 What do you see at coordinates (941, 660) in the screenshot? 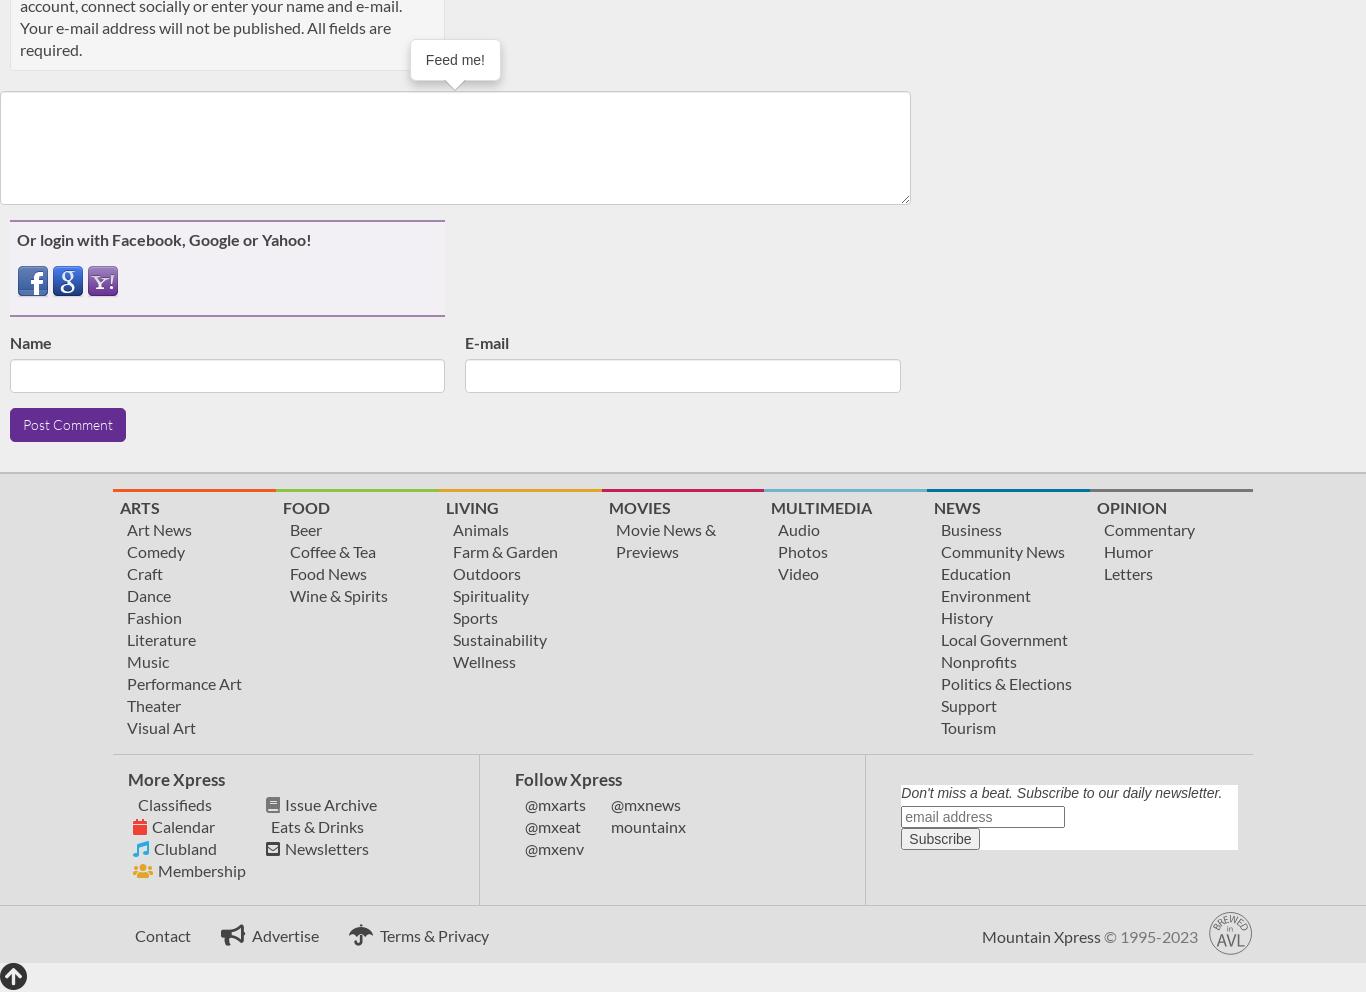
I see `'Nonprofits'` at bounding box center [941, 660].